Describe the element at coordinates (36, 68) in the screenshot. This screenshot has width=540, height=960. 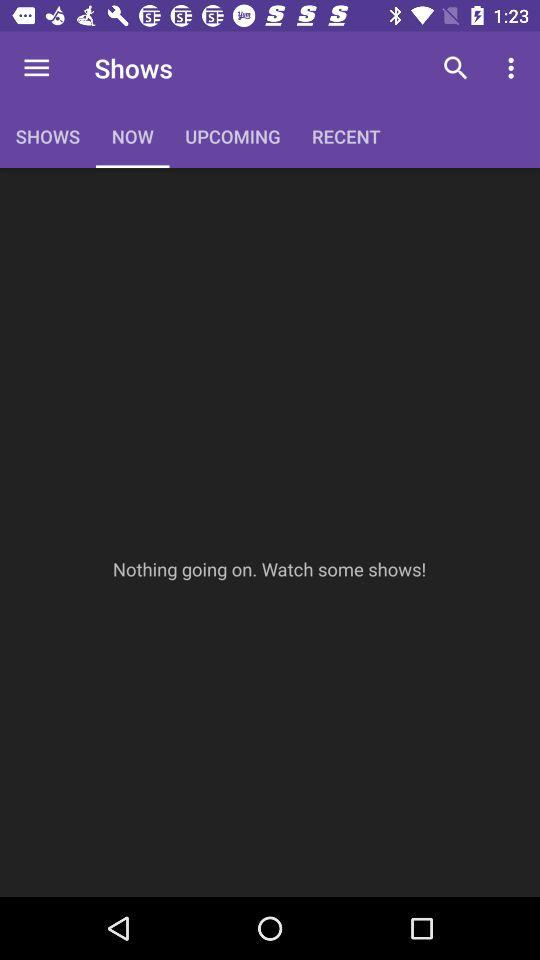
I see `the icon to the left of the shows icon` at that location.